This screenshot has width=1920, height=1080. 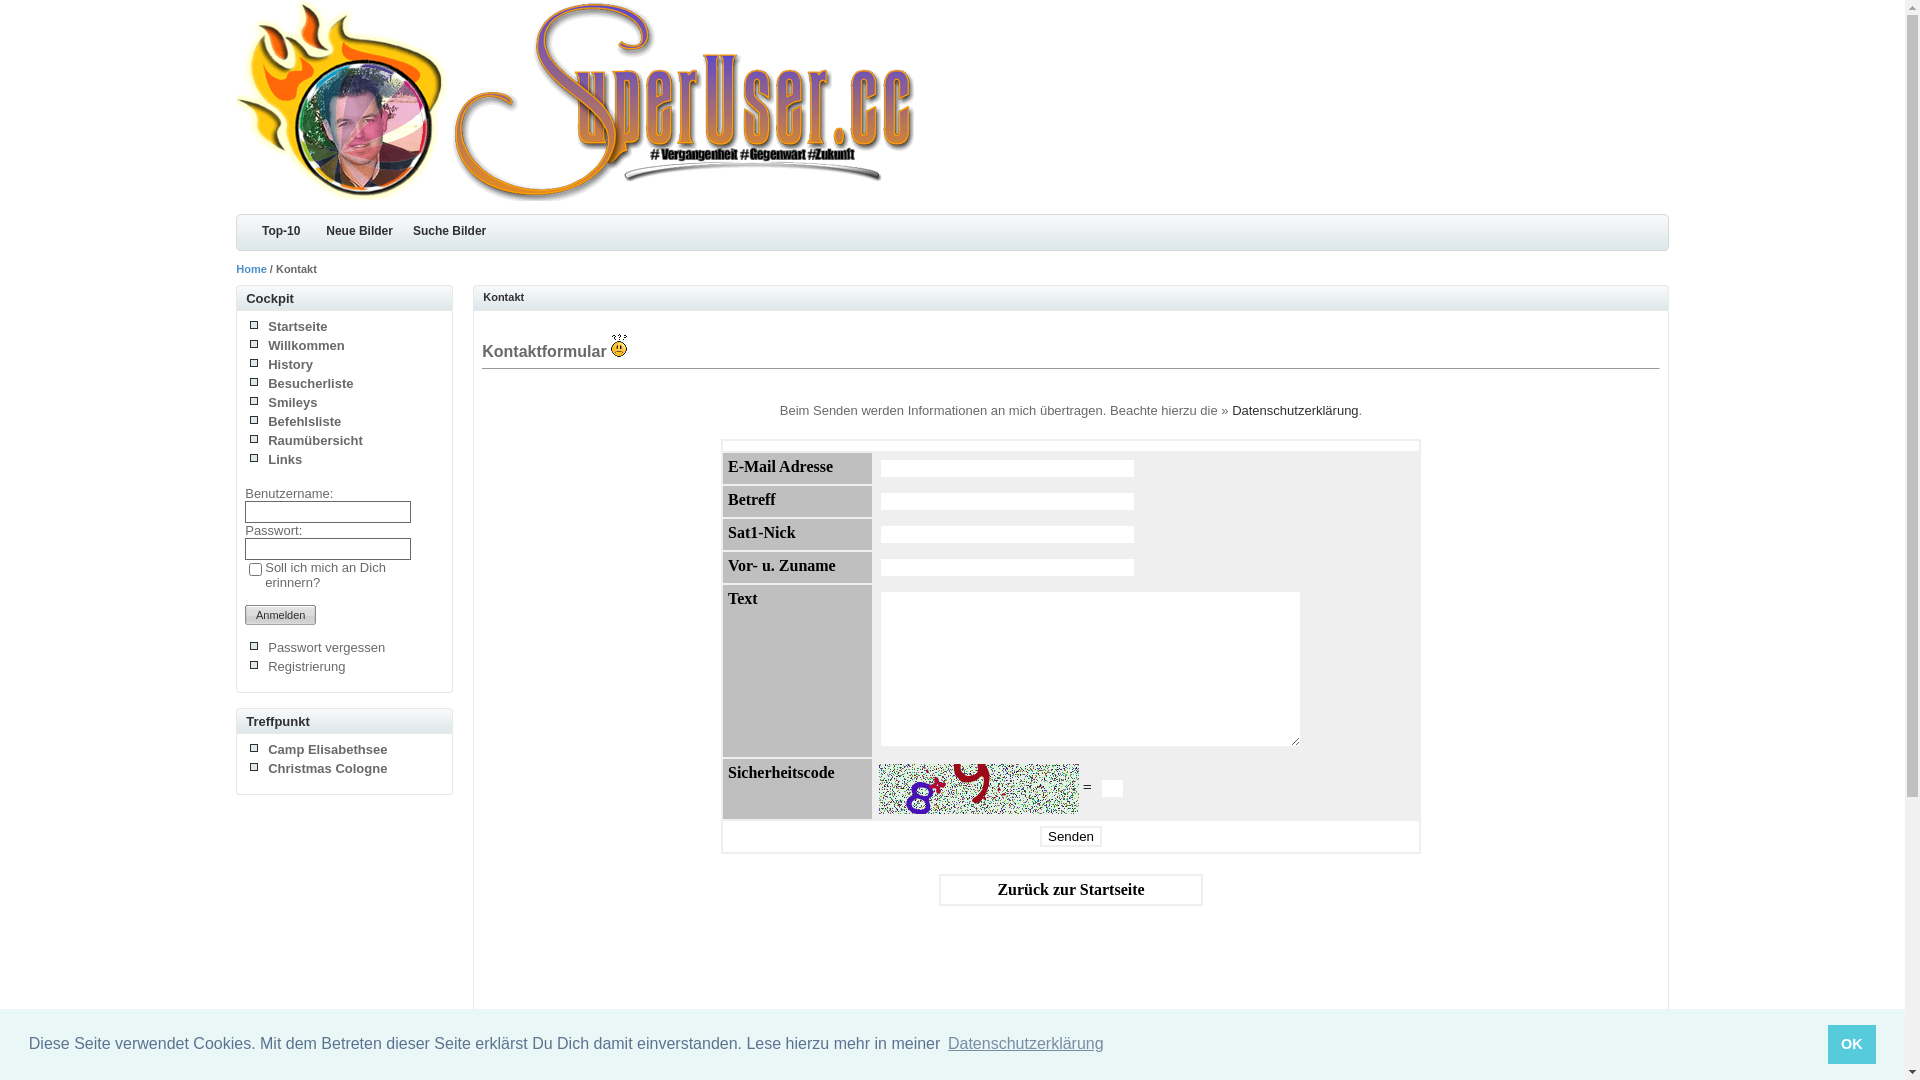 I want to click on 'Besucherliste', so click(x=309, y=383).